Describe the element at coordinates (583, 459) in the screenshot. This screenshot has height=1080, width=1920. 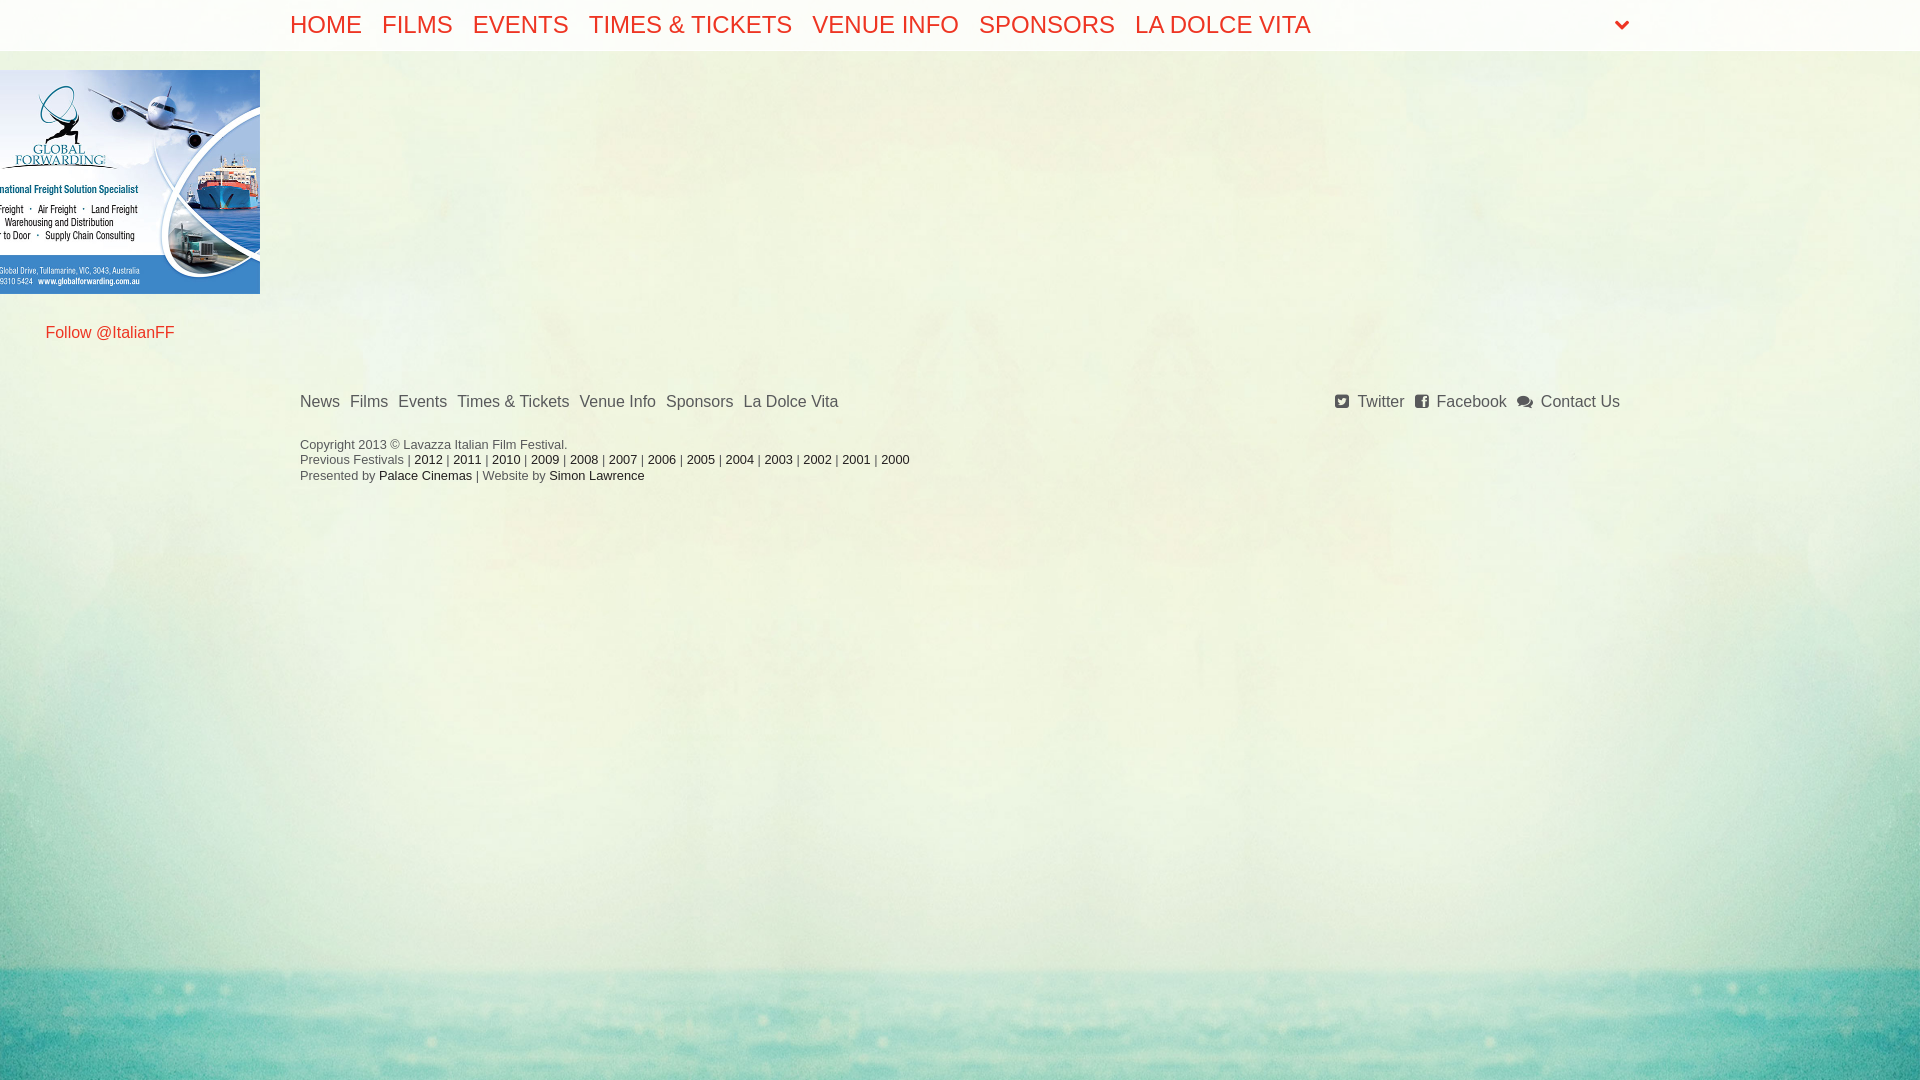
I see `'2008'` at that location.